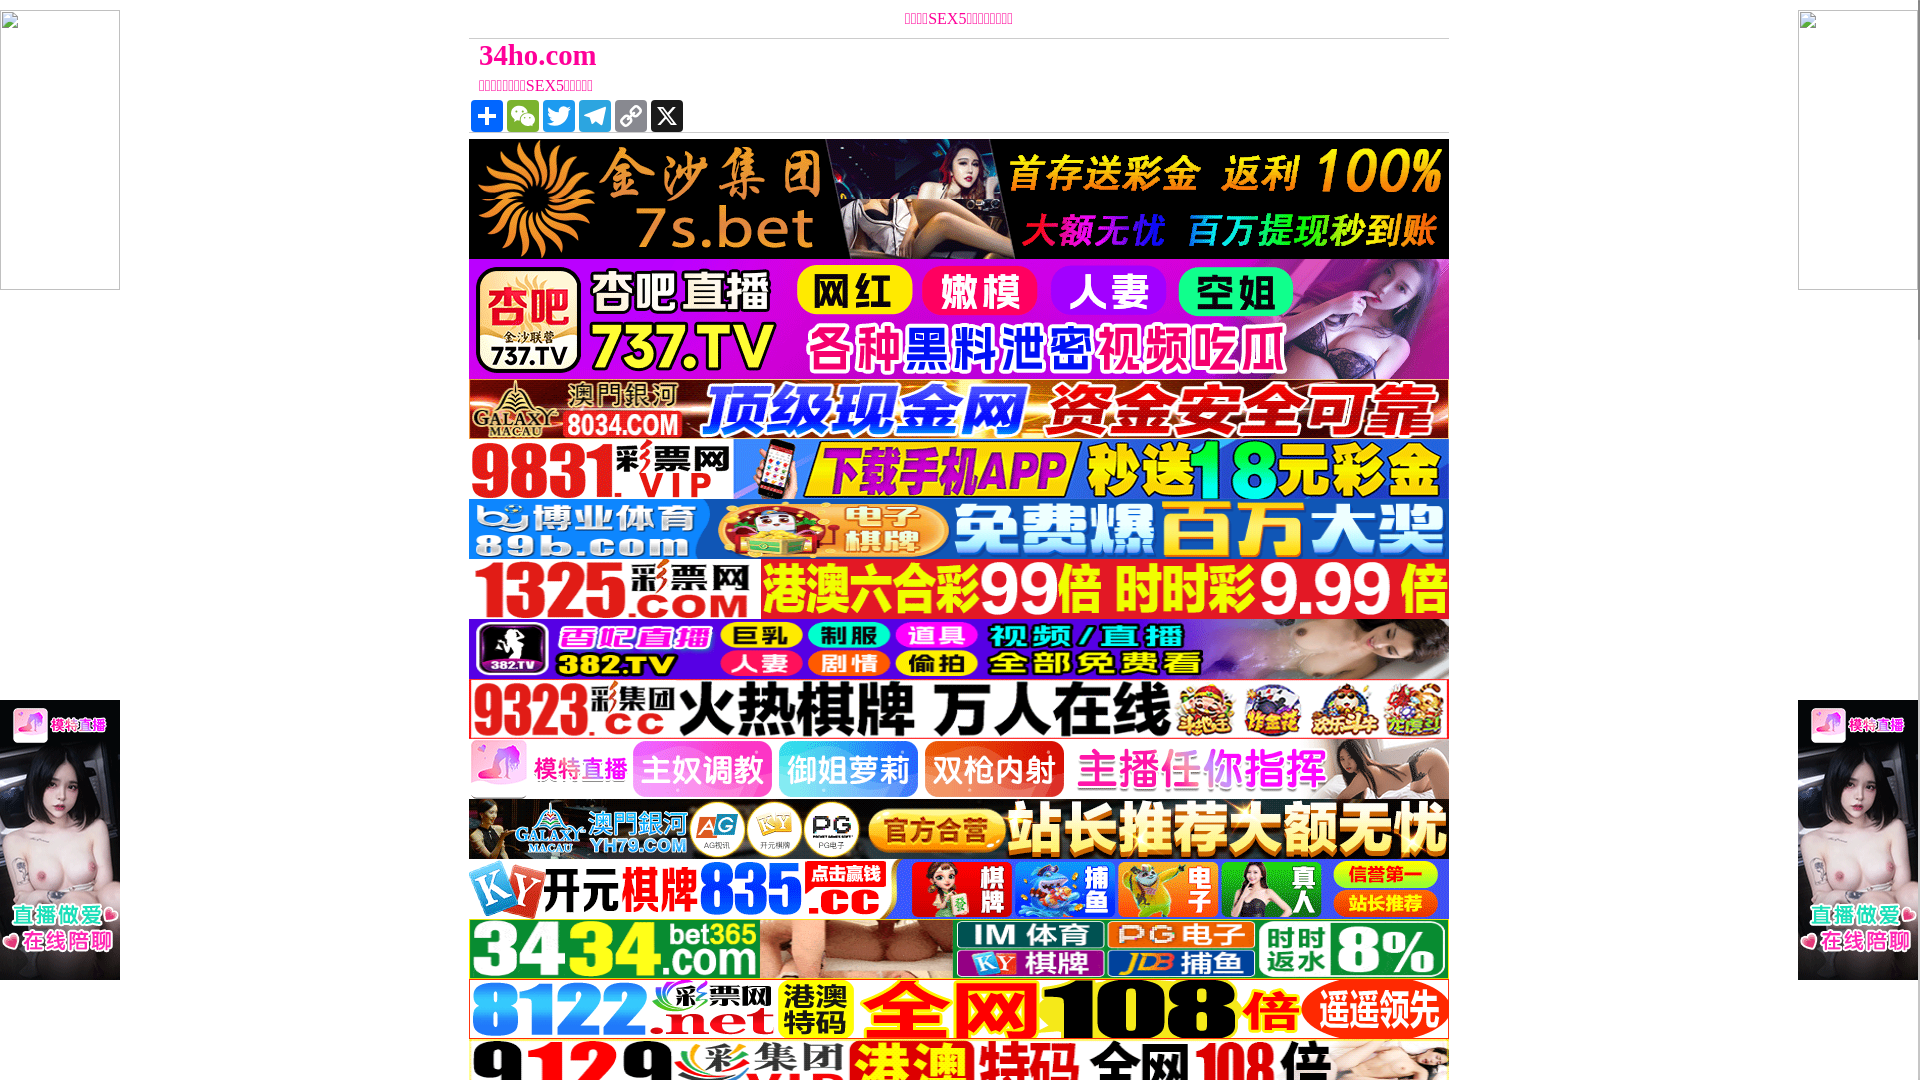  What do you see at coordinates (523, 115) in the screenshot?
I see `'WeChat'` at bounding box center [523, 115].